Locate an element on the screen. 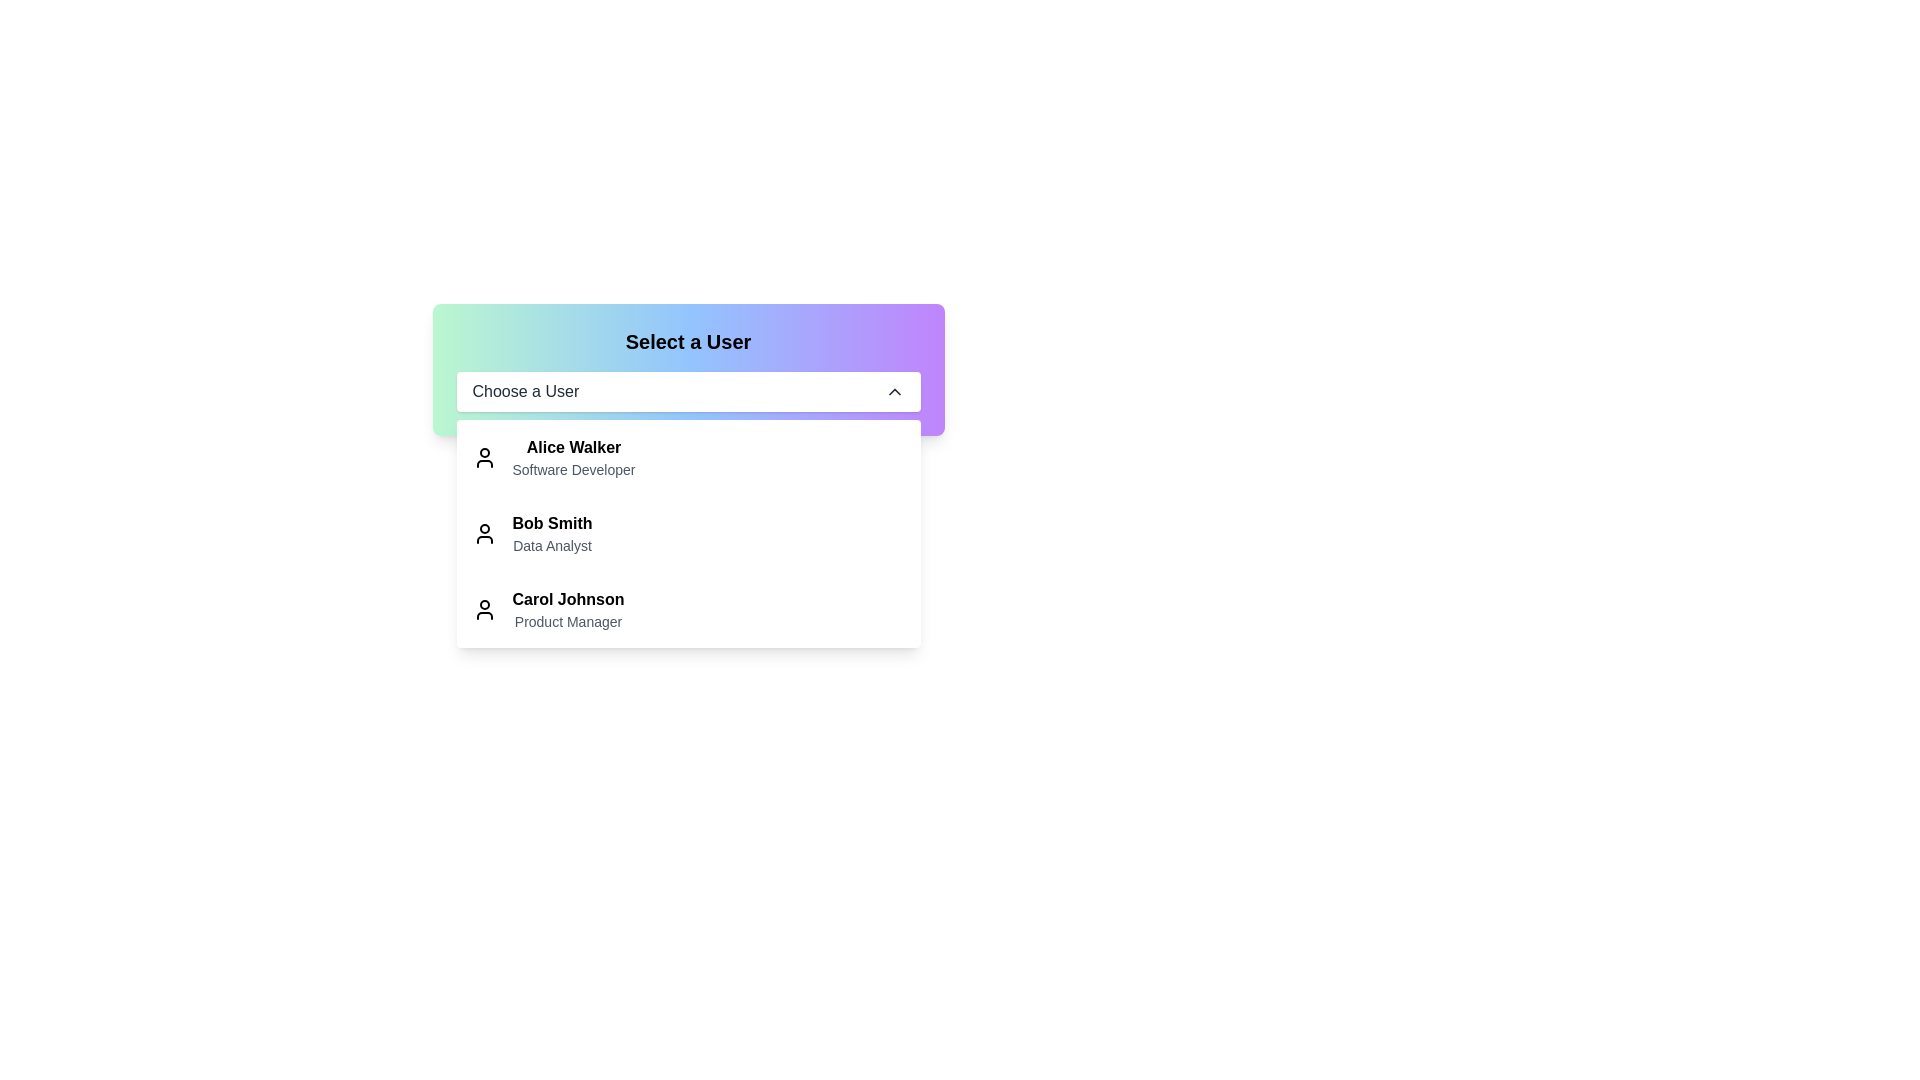 The width and height of the screenshot is (1920, 1080). the dropdown list item 'Bob Smith' is located at coordinates (688, 532).